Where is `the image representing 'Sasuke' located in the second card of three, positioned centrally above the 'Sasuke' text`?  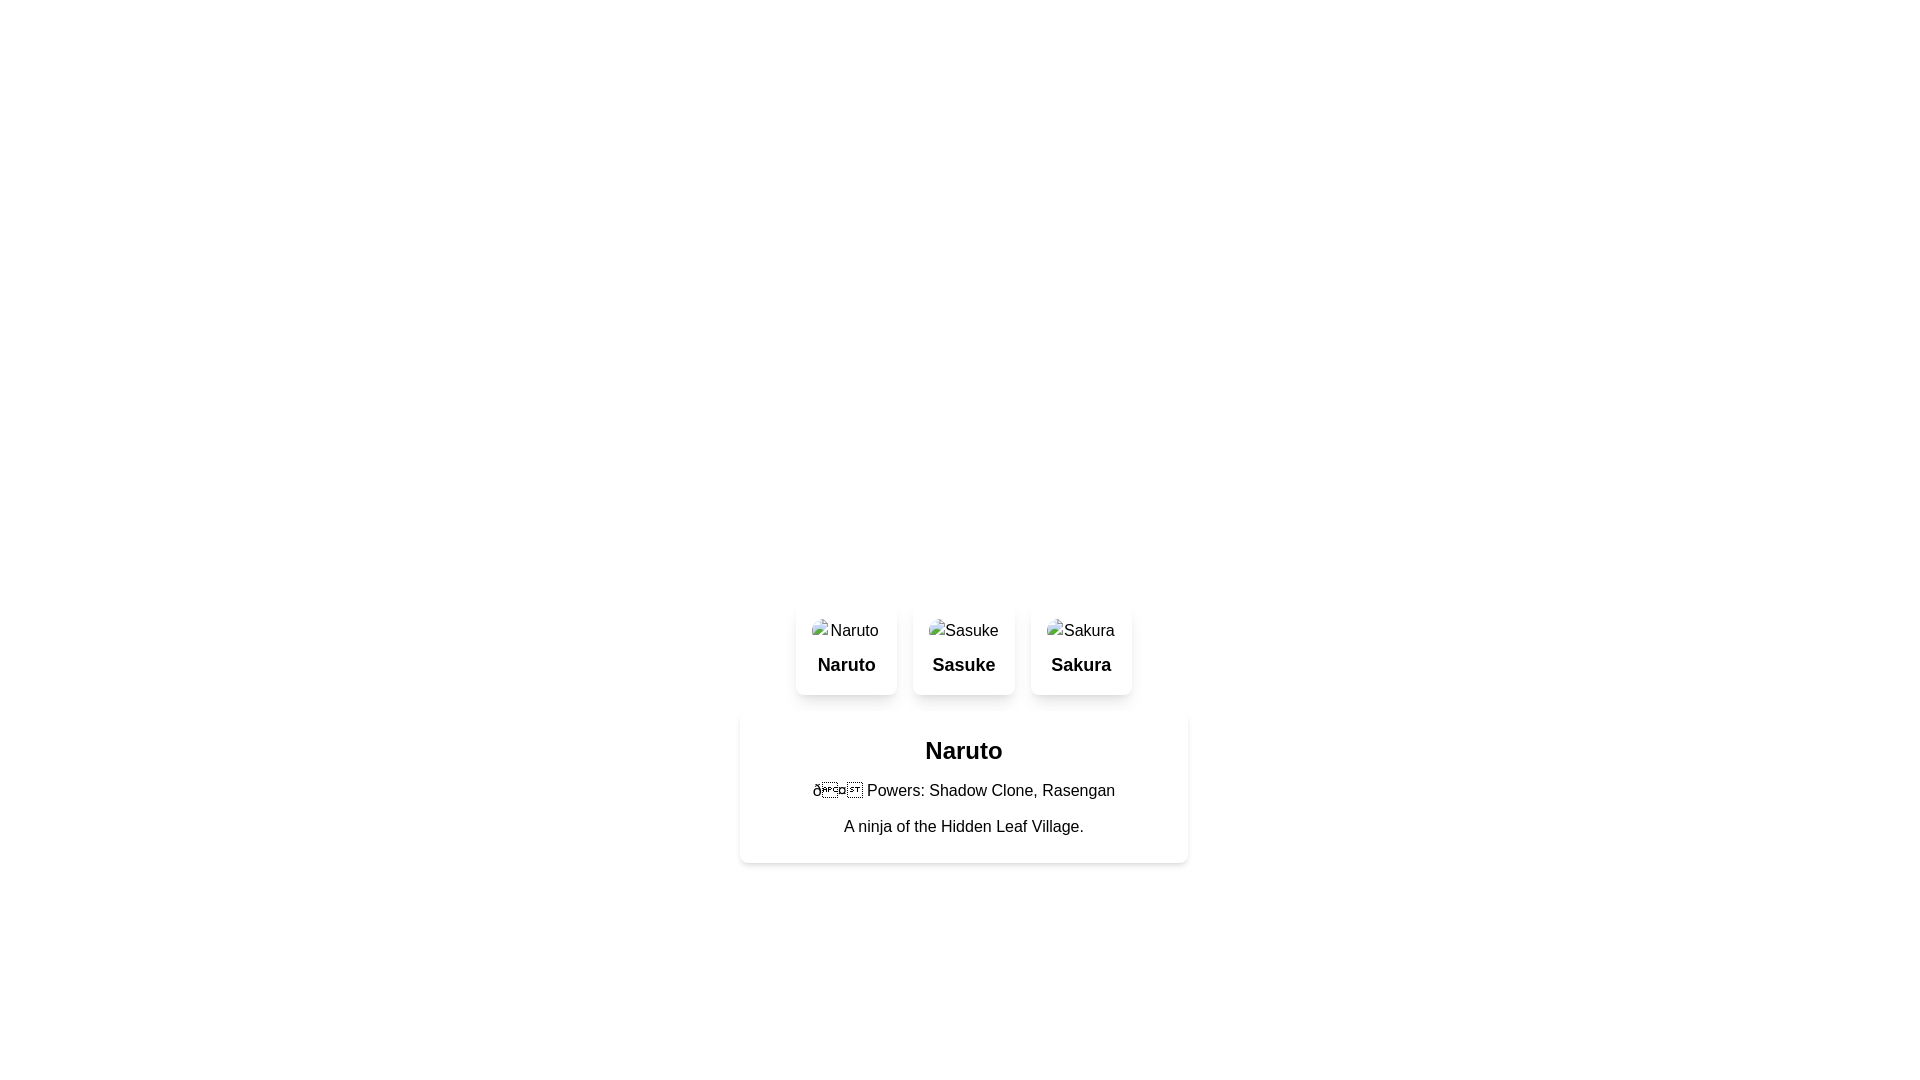
the image representing 'Sasuke' located in the second card of three, positioned centrally above the 'Sasuke' text is located at coordinates (964, 631).